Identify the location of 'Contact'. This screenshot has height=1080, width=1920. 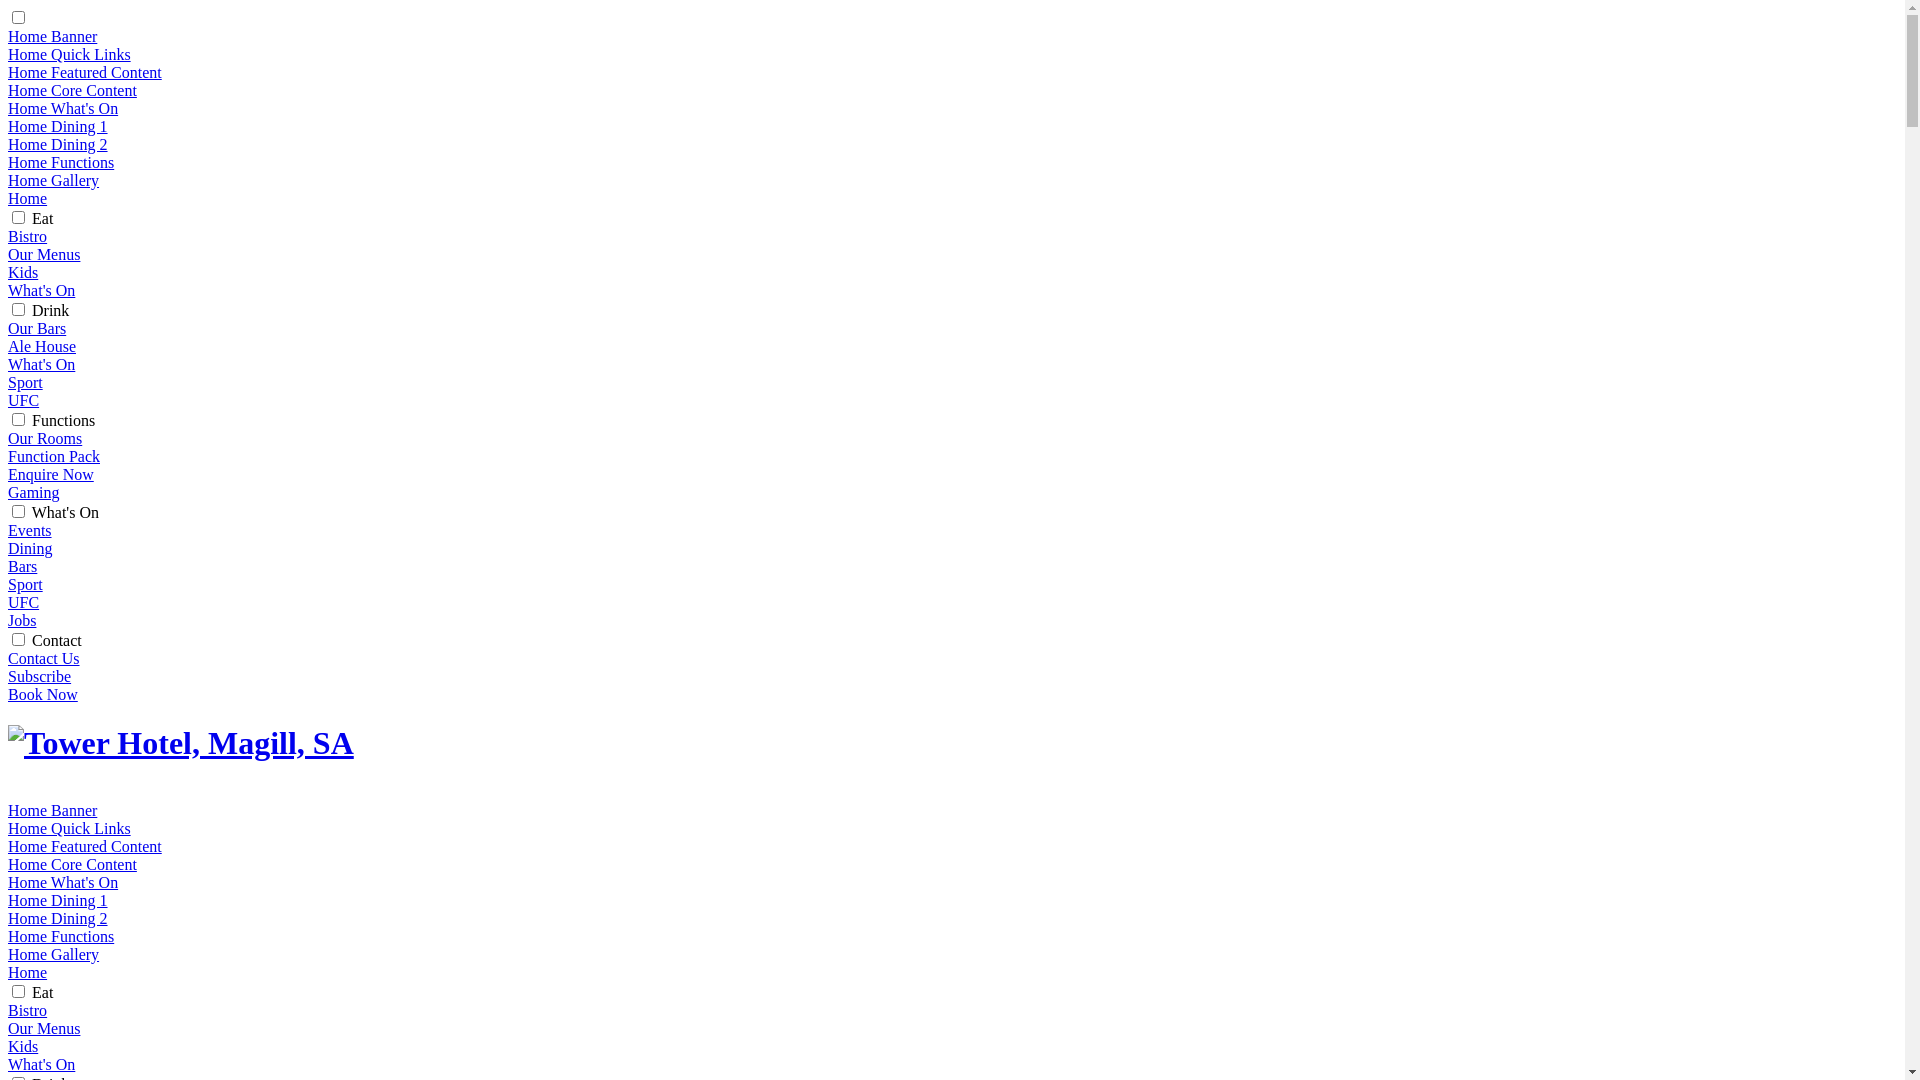
(32, 640).